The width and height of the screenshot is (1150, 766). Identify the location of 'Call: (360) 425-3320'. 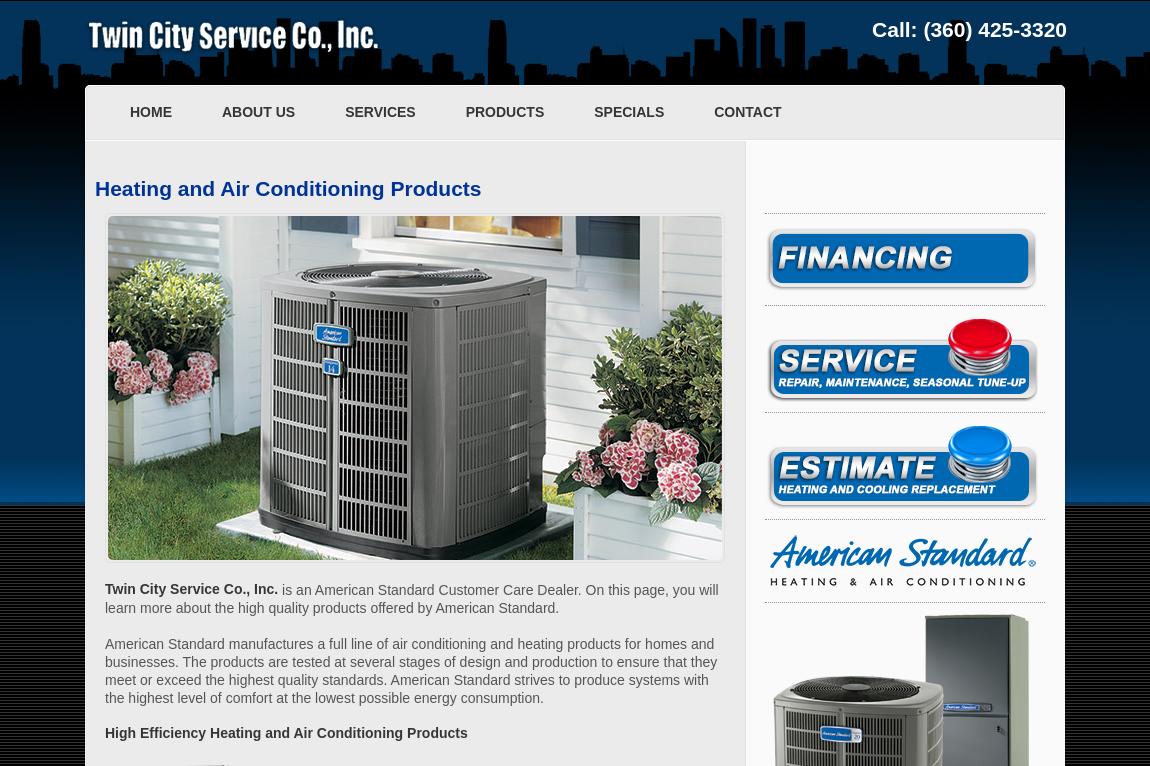
(969, 28).